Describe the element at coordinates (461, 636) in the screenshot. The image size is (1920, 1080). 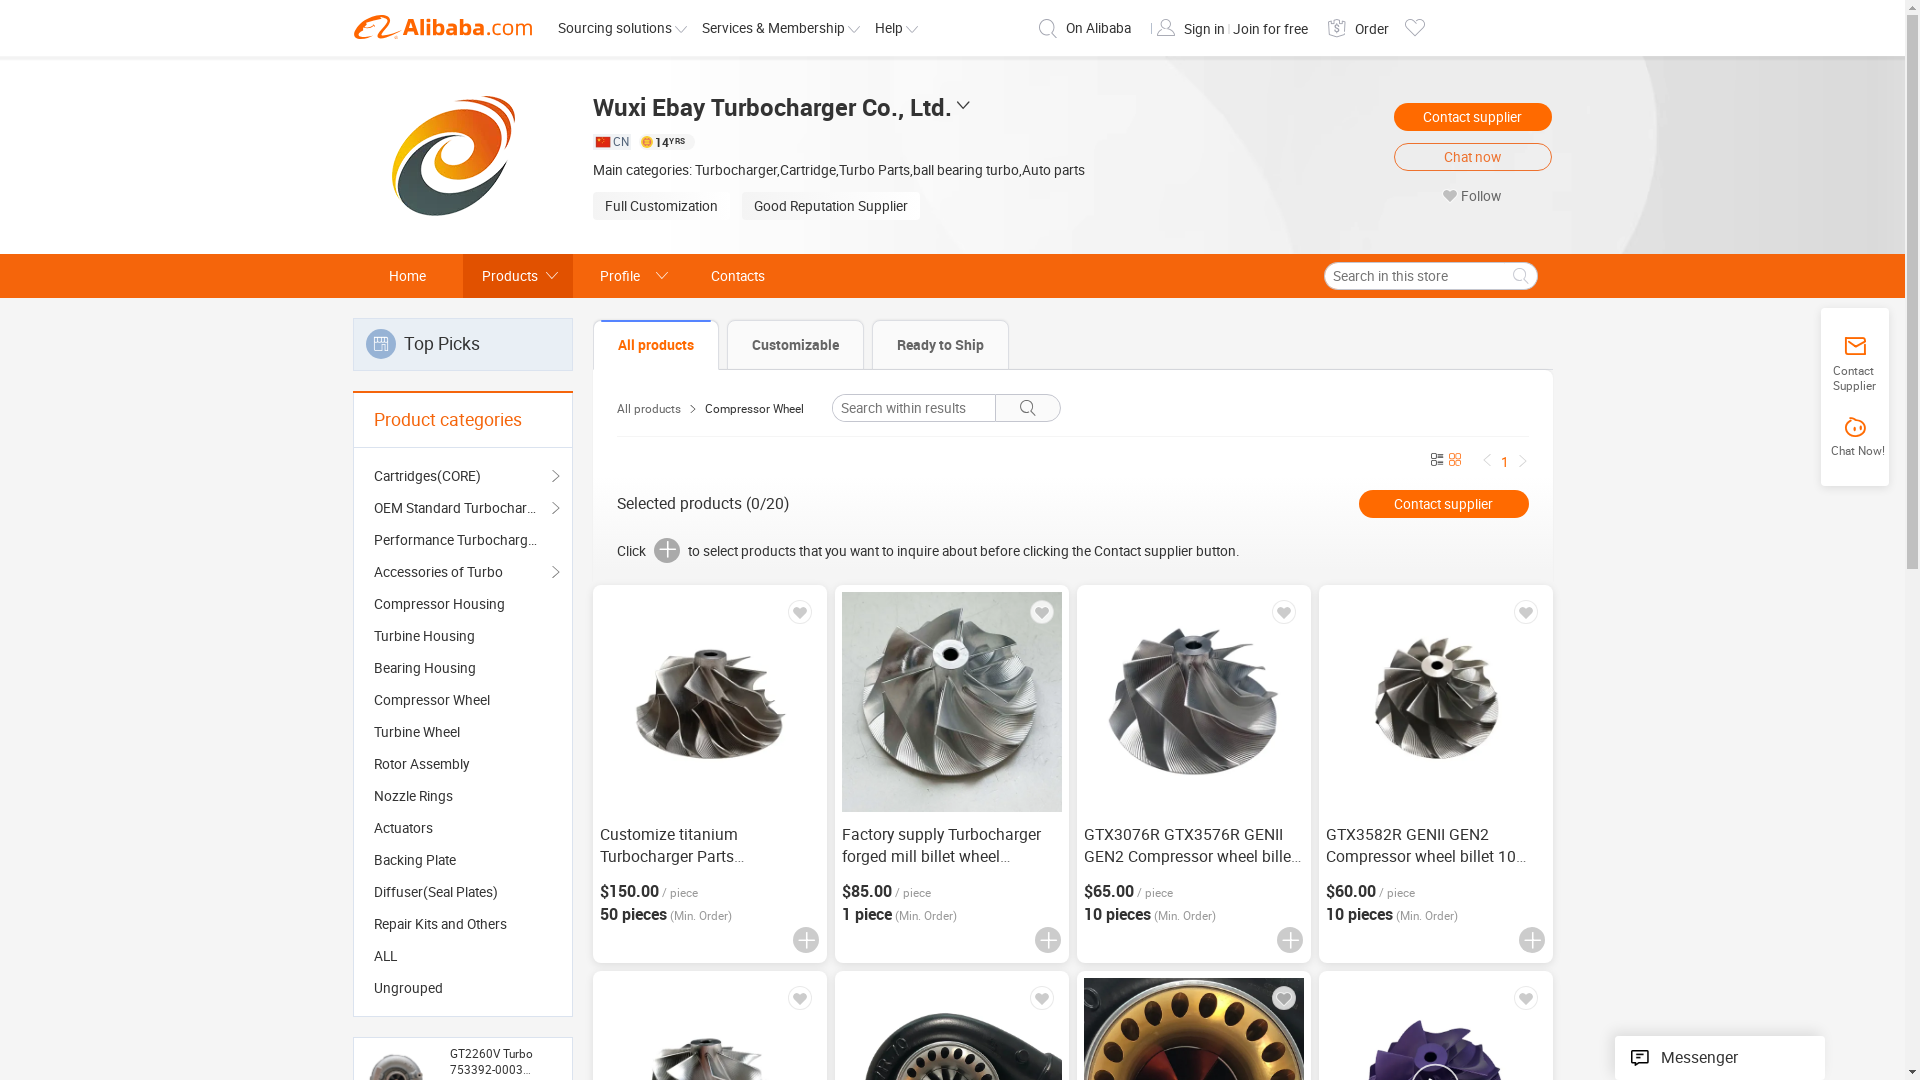
I see `'Turbine Housing'` at that location.